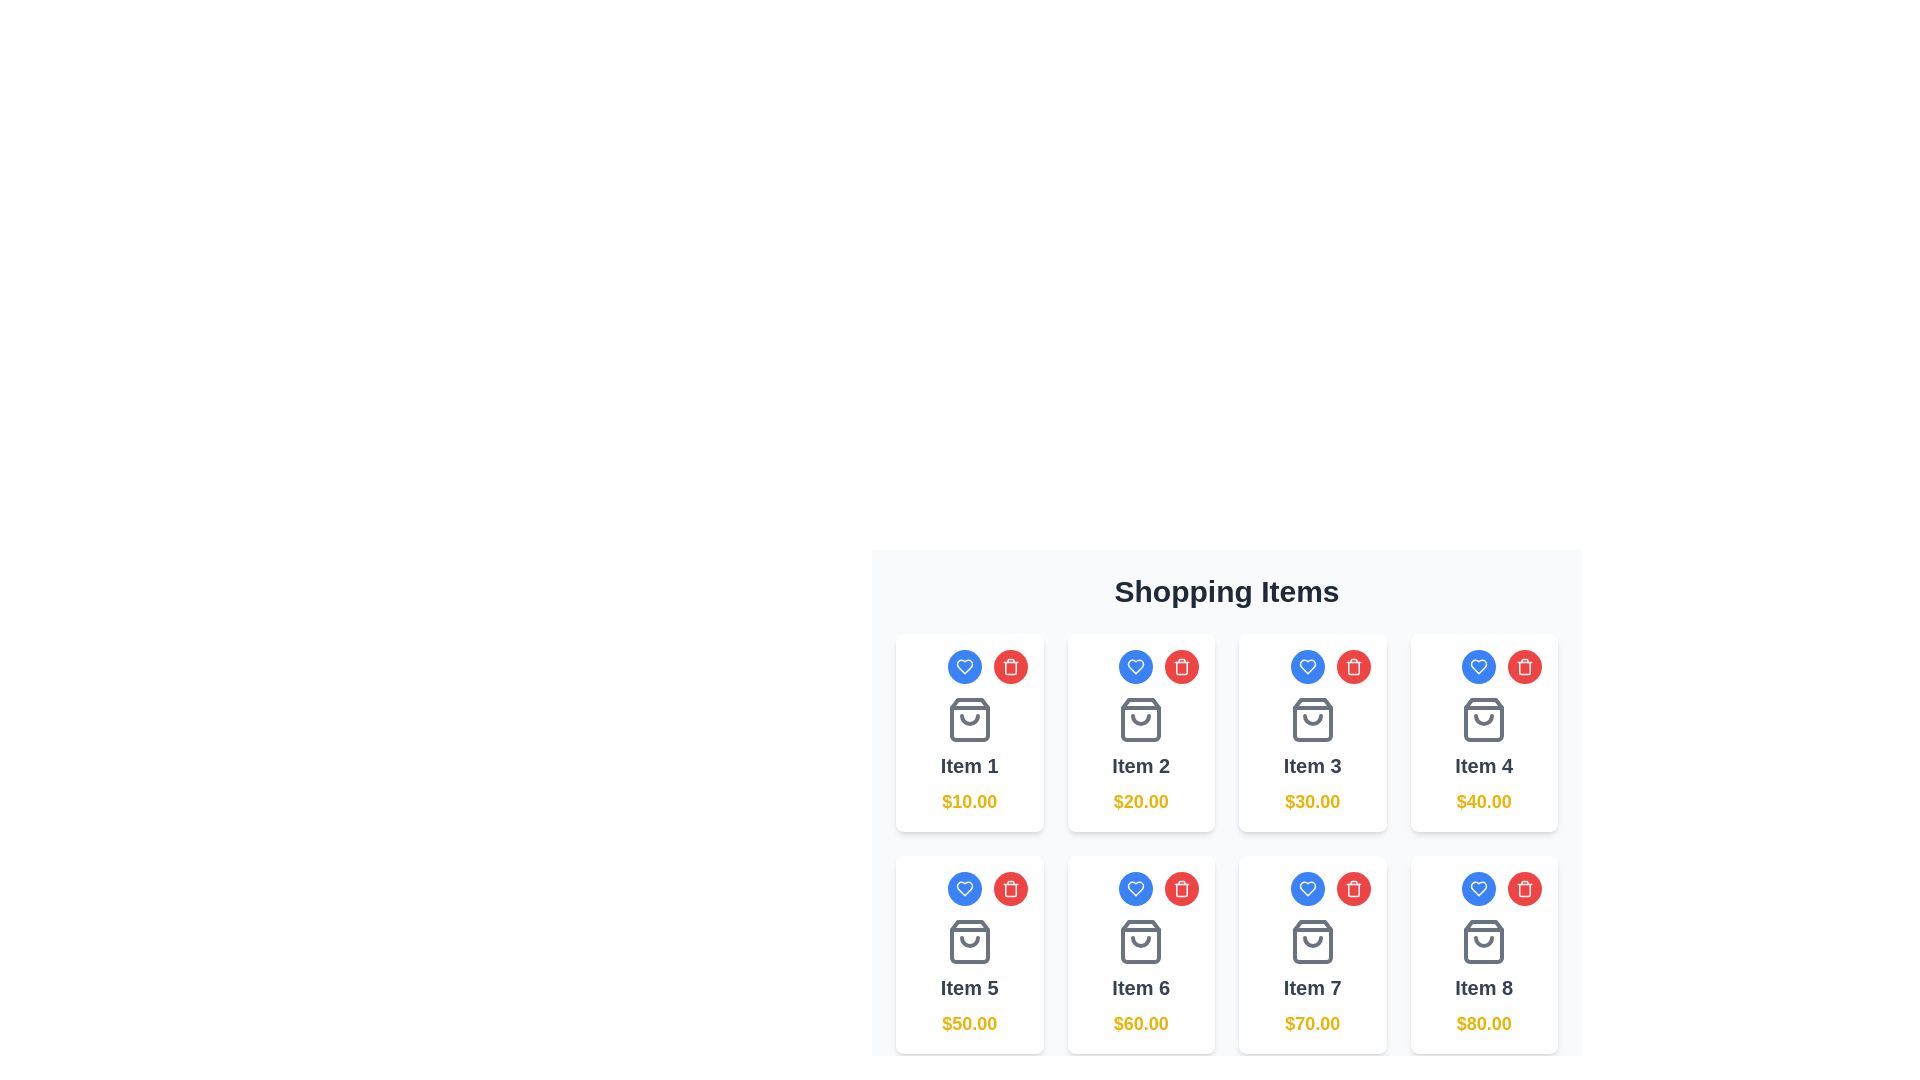 The height and width of the screenshot is (1080, 1920). Describe the element at coordinates (1353, 887) in the screenshot. I see `the delete icon button located at the top-right corner of Item 6 in the 'Shopping Items' section` at that location.